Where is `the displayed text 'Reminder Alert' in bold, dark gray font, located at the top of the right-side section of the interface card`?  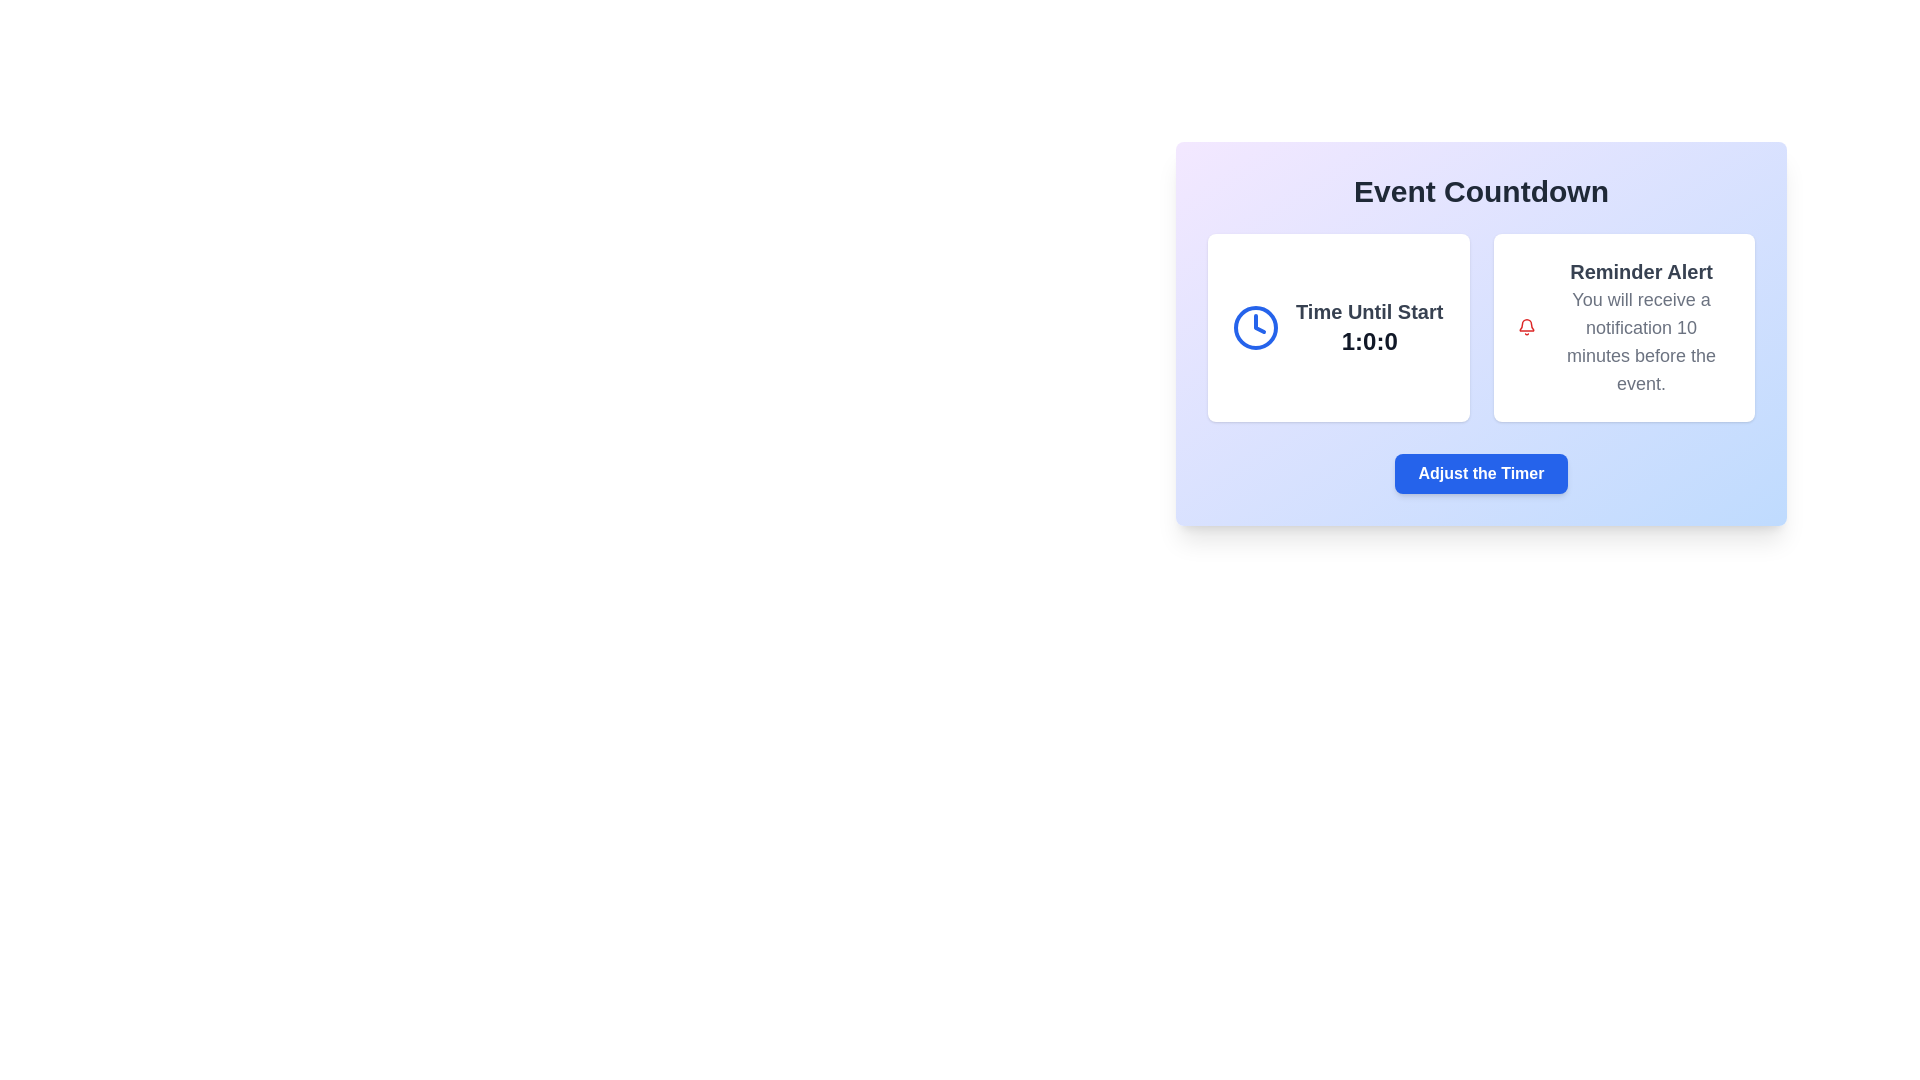
the displayed text 'Reminder Alert' in bold, dark gray font, located at the top of the right-side section of the interface card is located at coordinates (1641, 272).